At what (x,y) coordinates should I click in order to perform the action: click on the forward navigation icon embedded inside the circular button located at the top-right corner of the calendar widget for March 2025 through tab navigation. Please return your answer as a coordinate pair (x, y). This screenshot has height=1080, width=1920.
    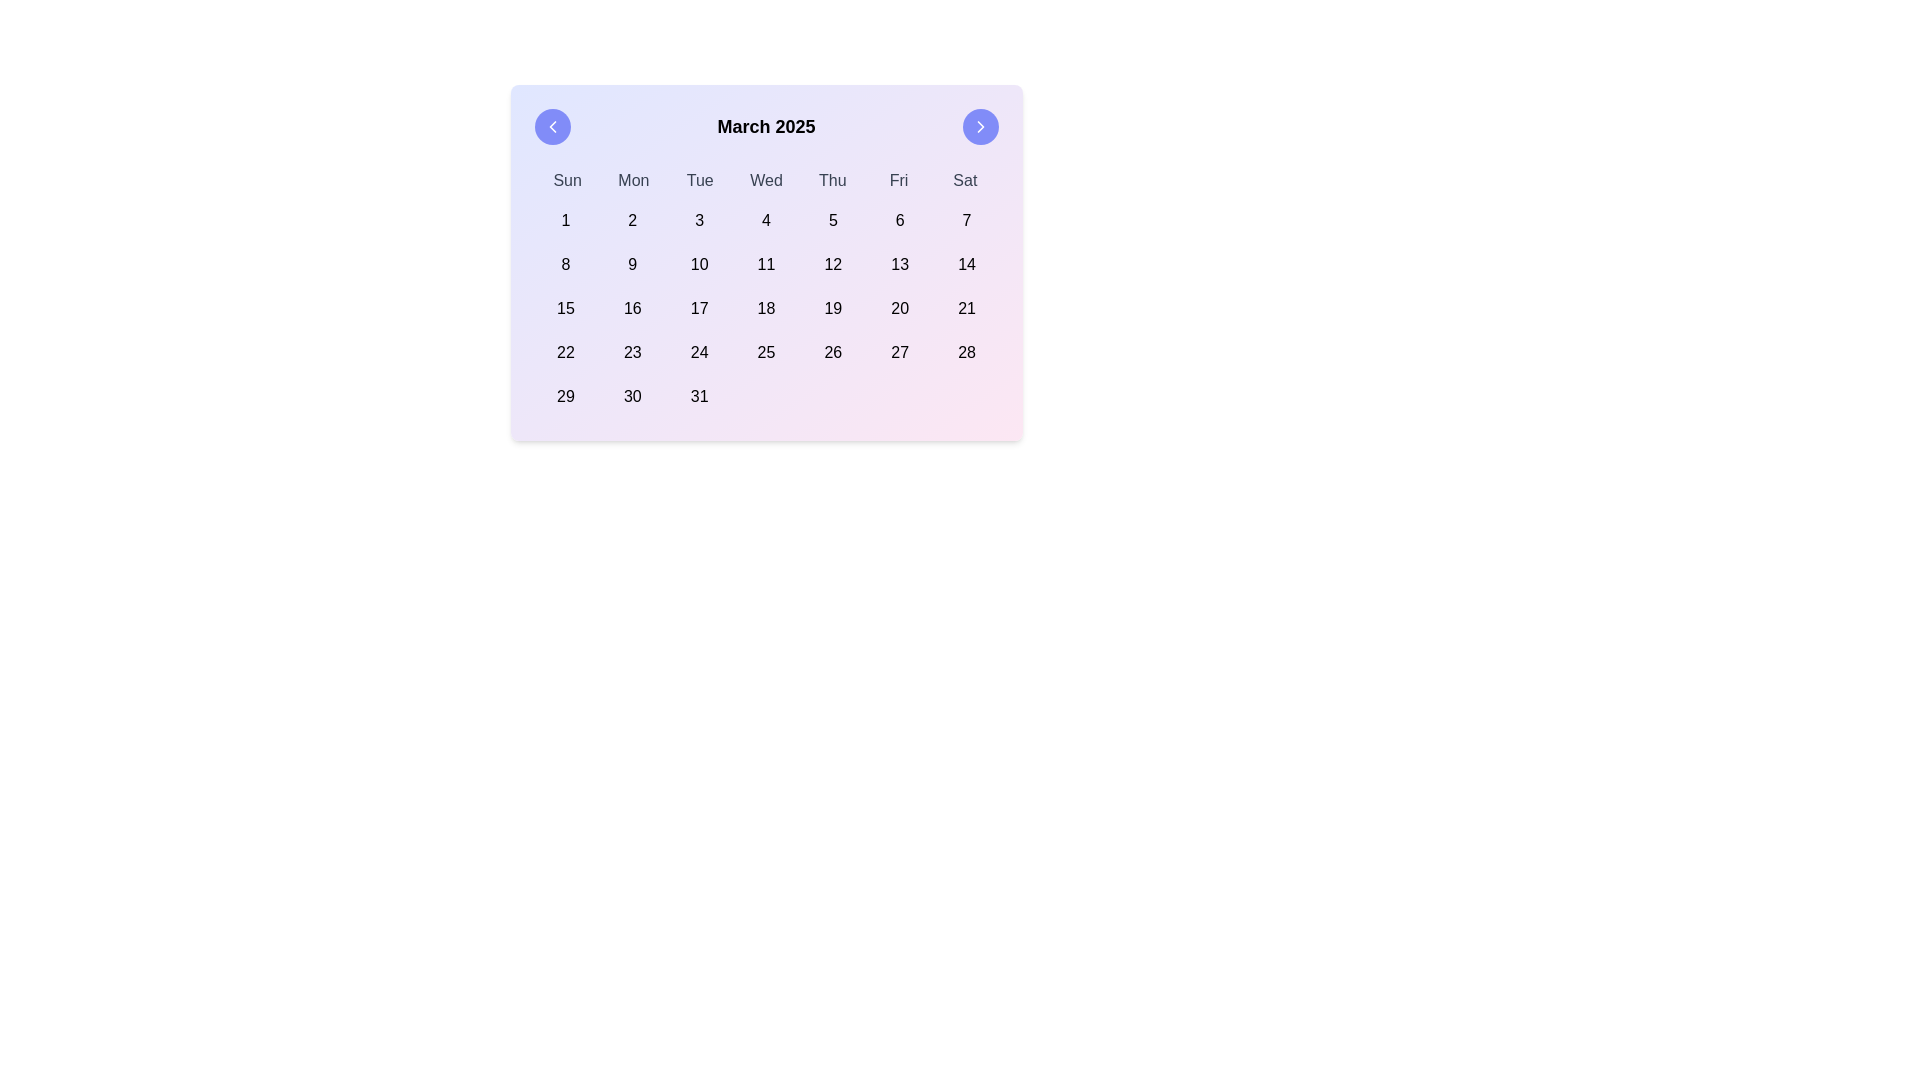
    Looking at the image, I should click on (980, 127).